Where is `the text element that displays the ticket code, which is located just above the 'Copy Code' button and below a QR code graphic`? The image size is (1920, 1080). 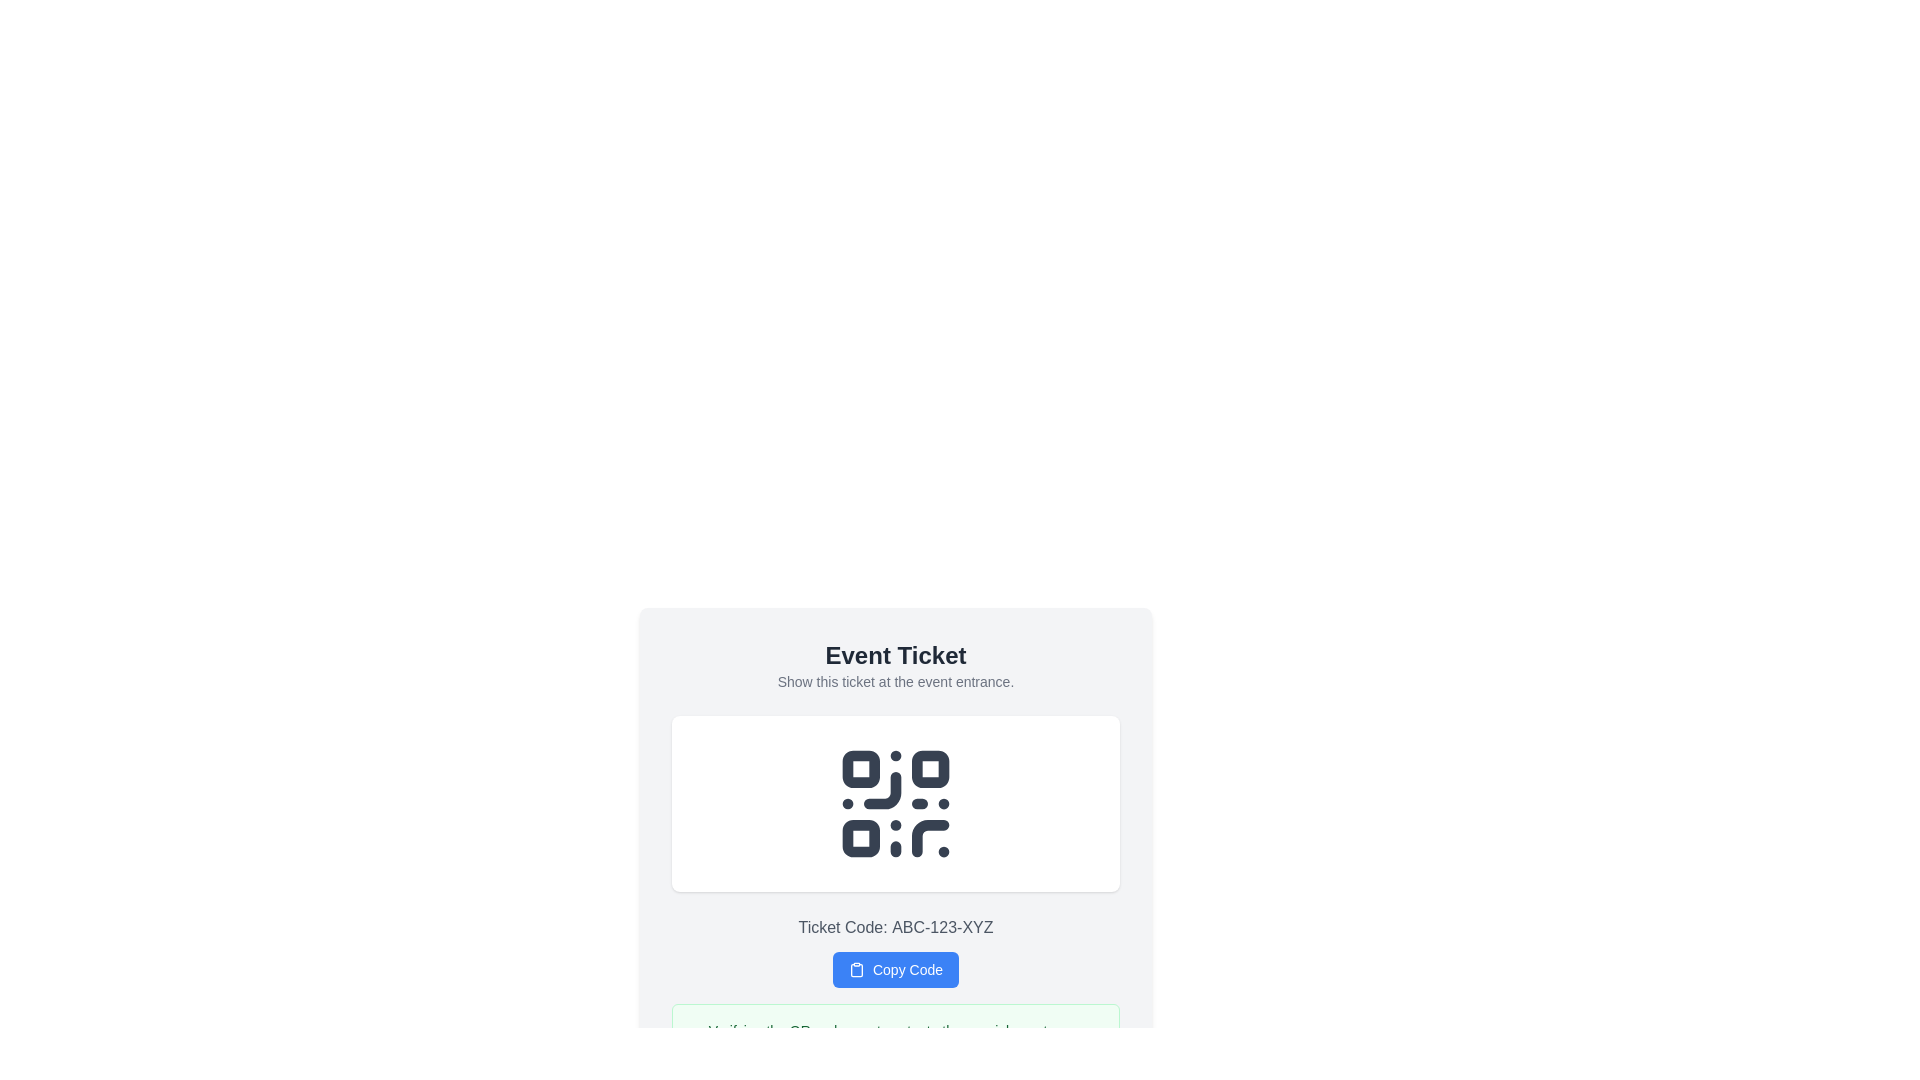 the text element that displays the ticket code, which is located just above the 'Copy Code' button and below a QR code graphic is located at coordinates (895, 928).